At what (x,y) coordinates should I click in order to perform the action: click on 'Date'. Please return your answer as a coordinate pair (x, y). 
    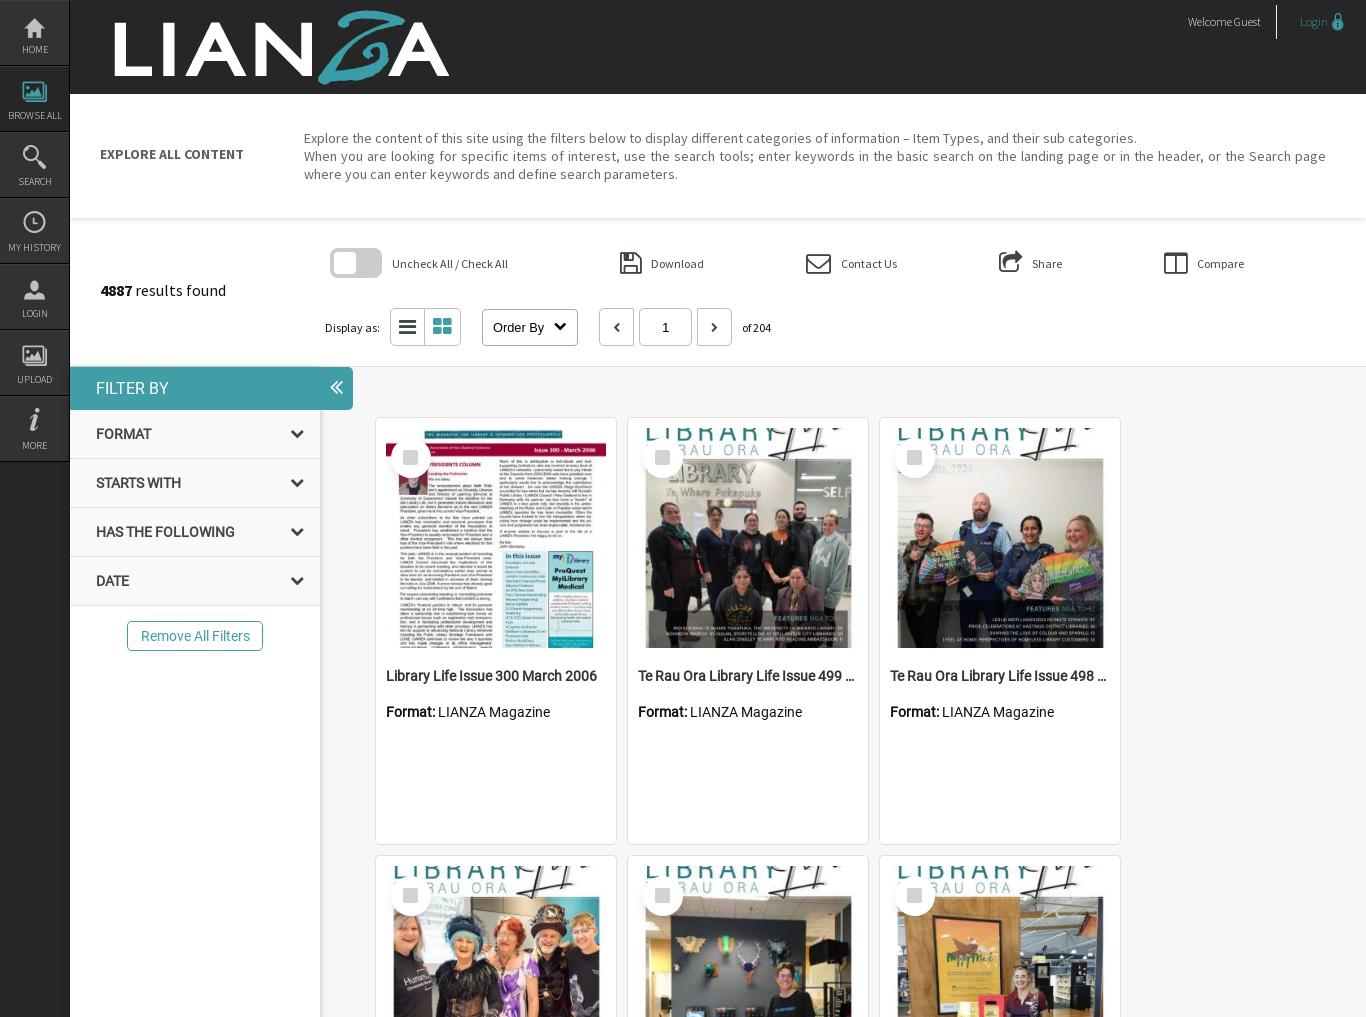
    Looking at the image, I should click on (112, 580).